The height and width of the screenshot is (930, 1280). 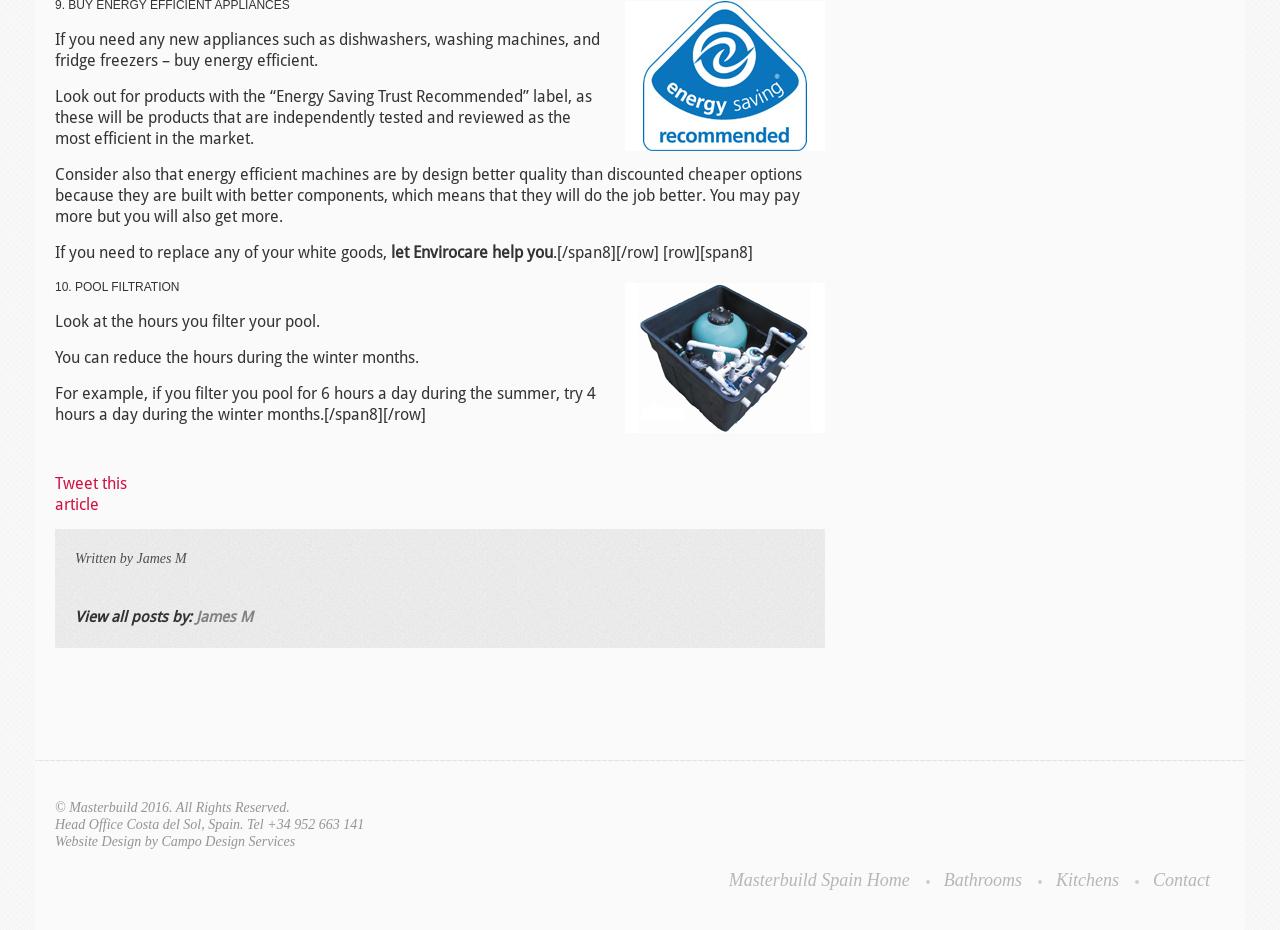 What do you see at coordinates (1086, 879) in the screenshot?
I see `'Kitchens'` at bounding box center [1086, 879].